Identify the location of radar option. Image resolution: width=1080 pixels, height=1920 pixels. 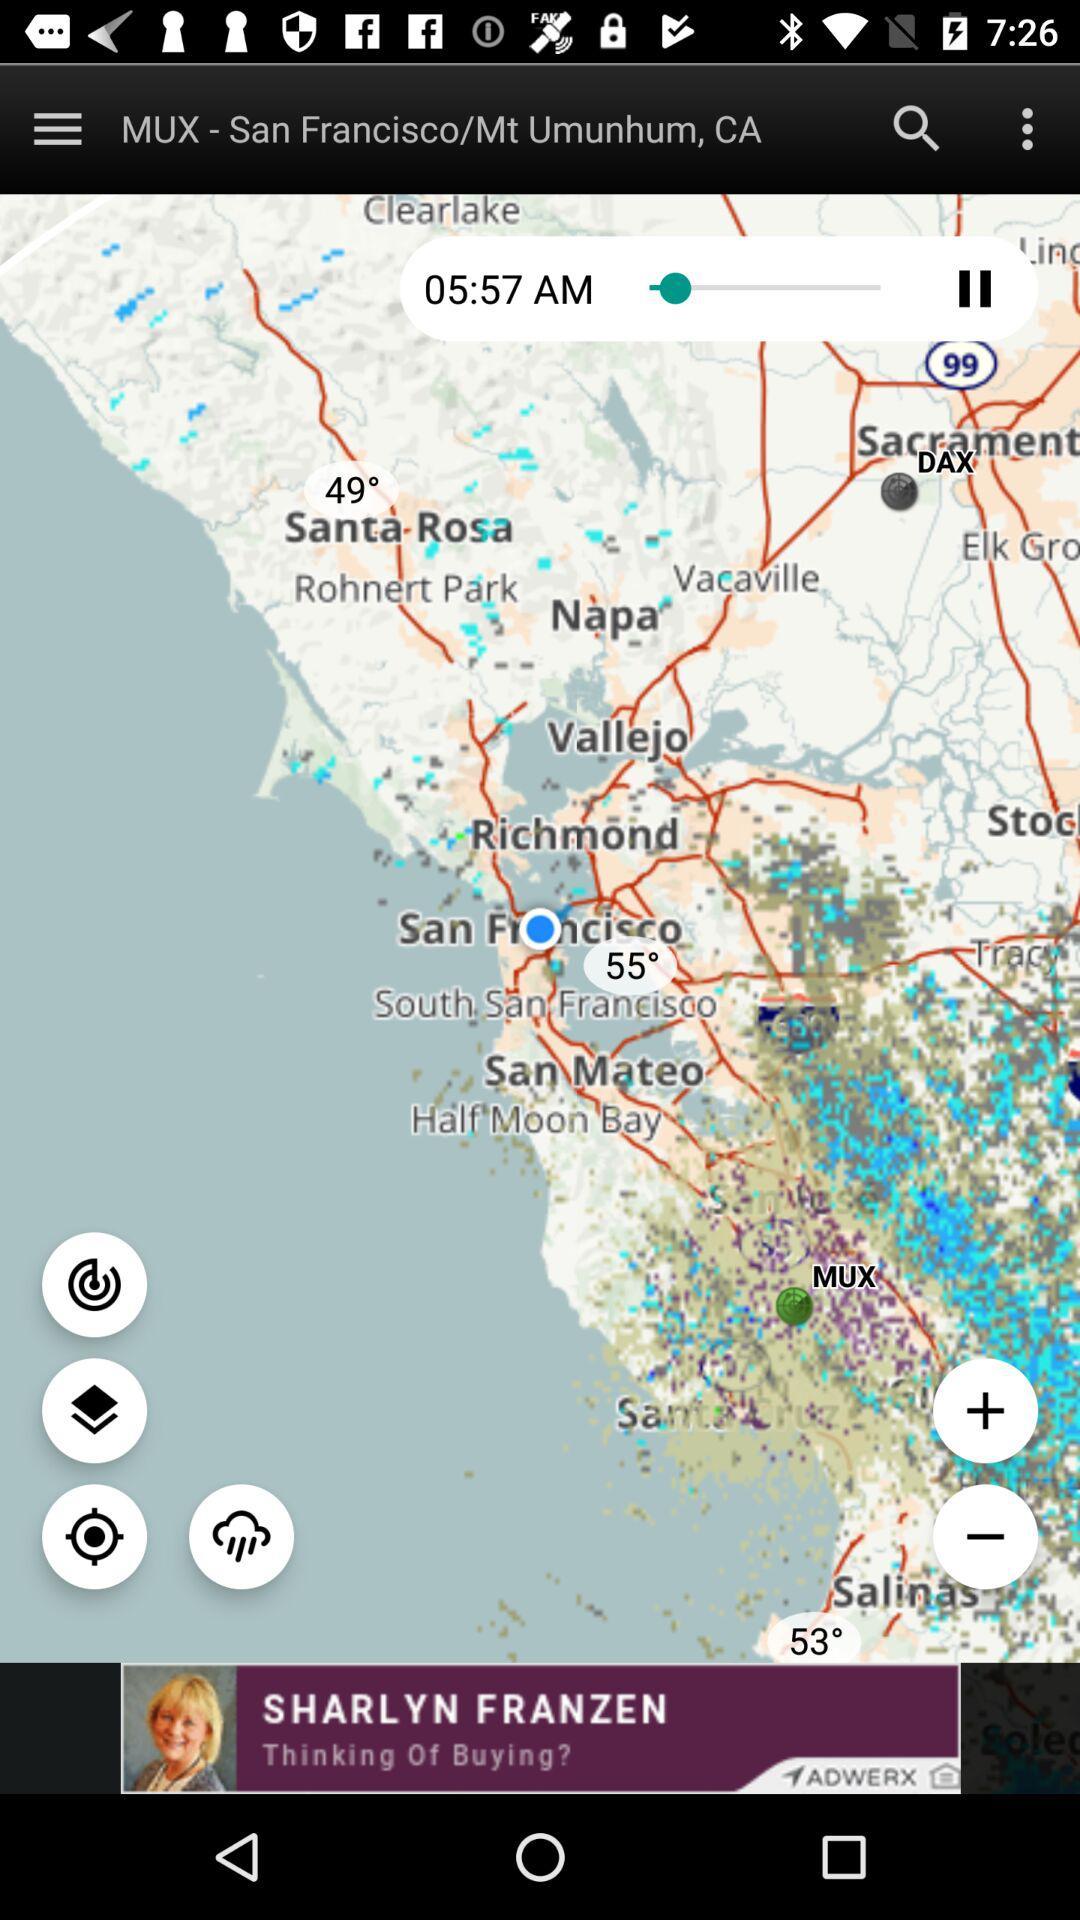
(94, 1284).